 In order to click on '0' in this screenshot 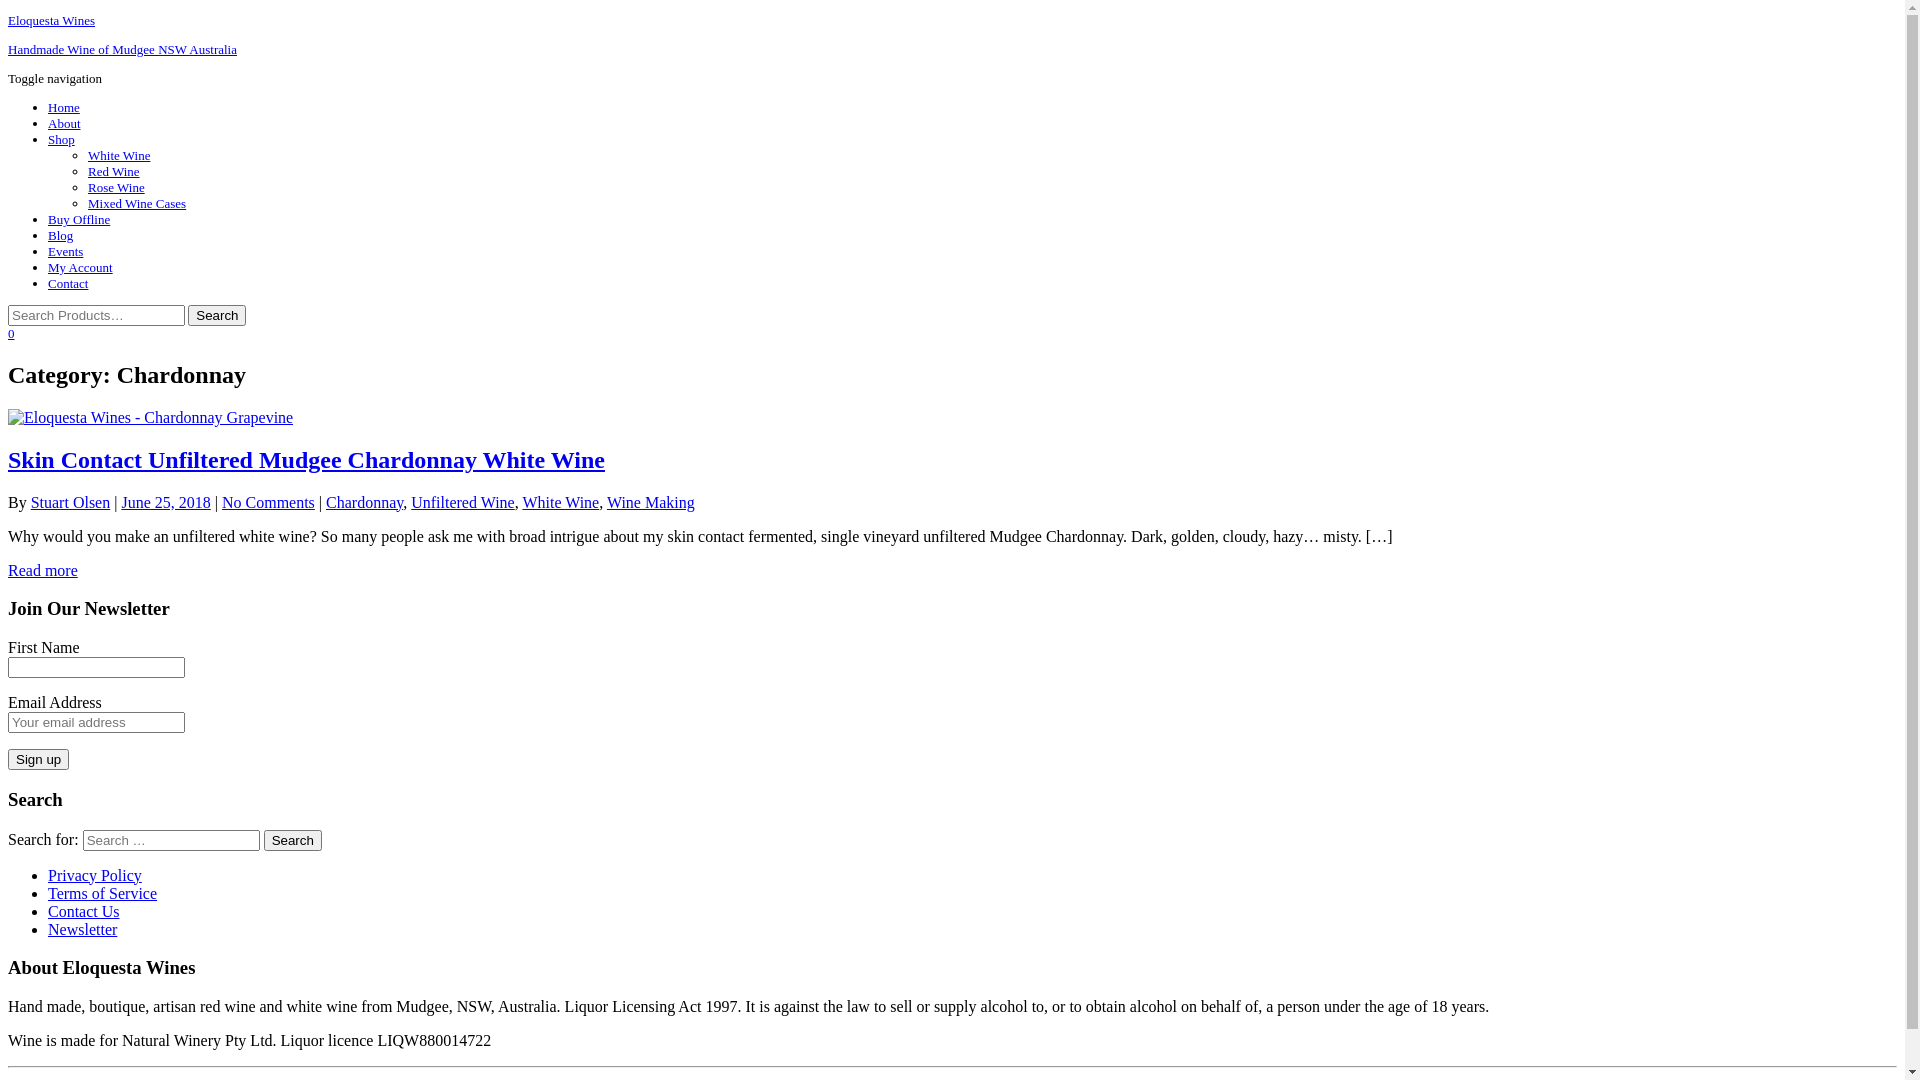, I will do `click(11, 332)`.